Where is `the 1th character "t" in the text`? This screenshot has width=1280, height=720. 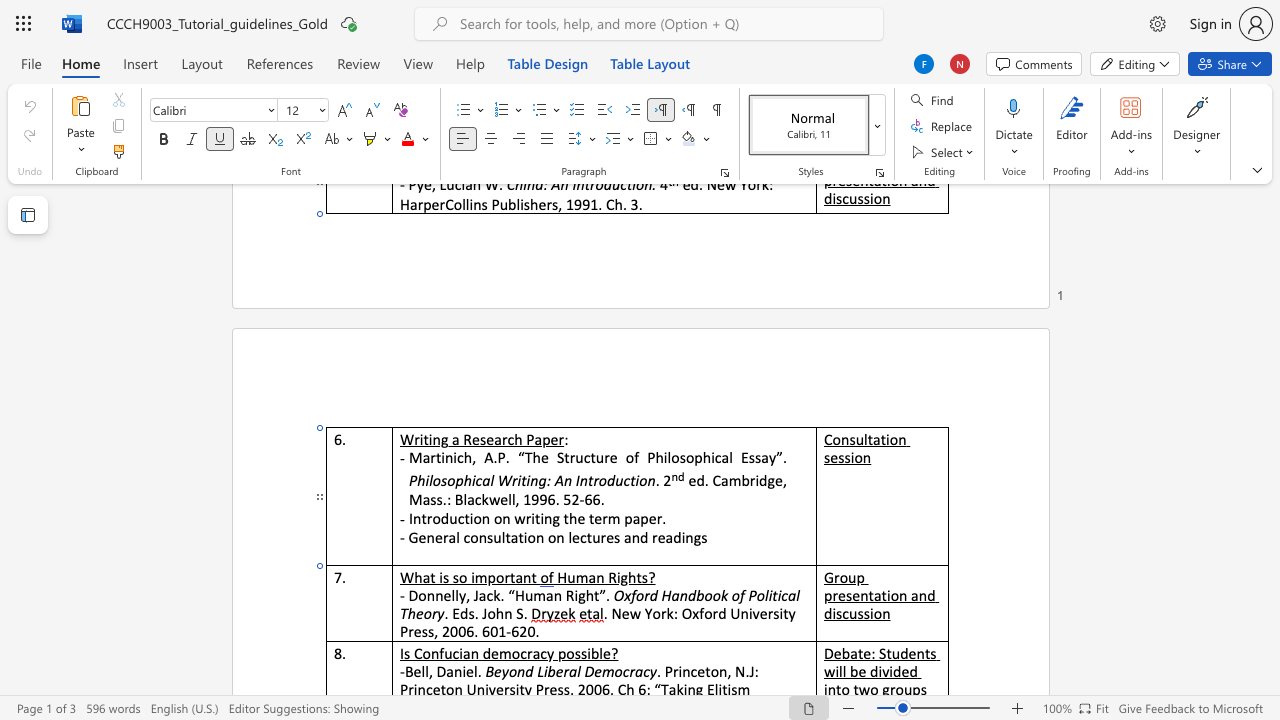 the 1th character "t" in the text is located at coordinates (595, 594).